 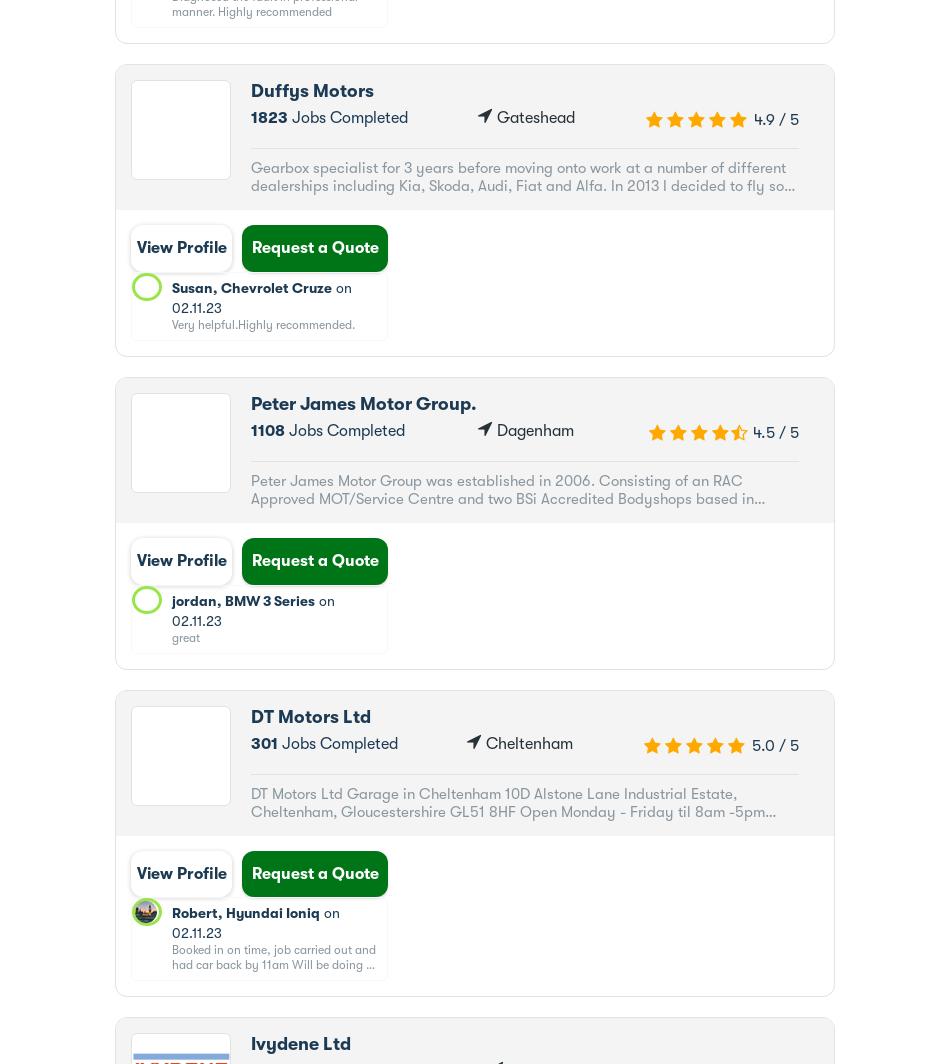 I want to click on '4.9', so click(x=763, y=118).